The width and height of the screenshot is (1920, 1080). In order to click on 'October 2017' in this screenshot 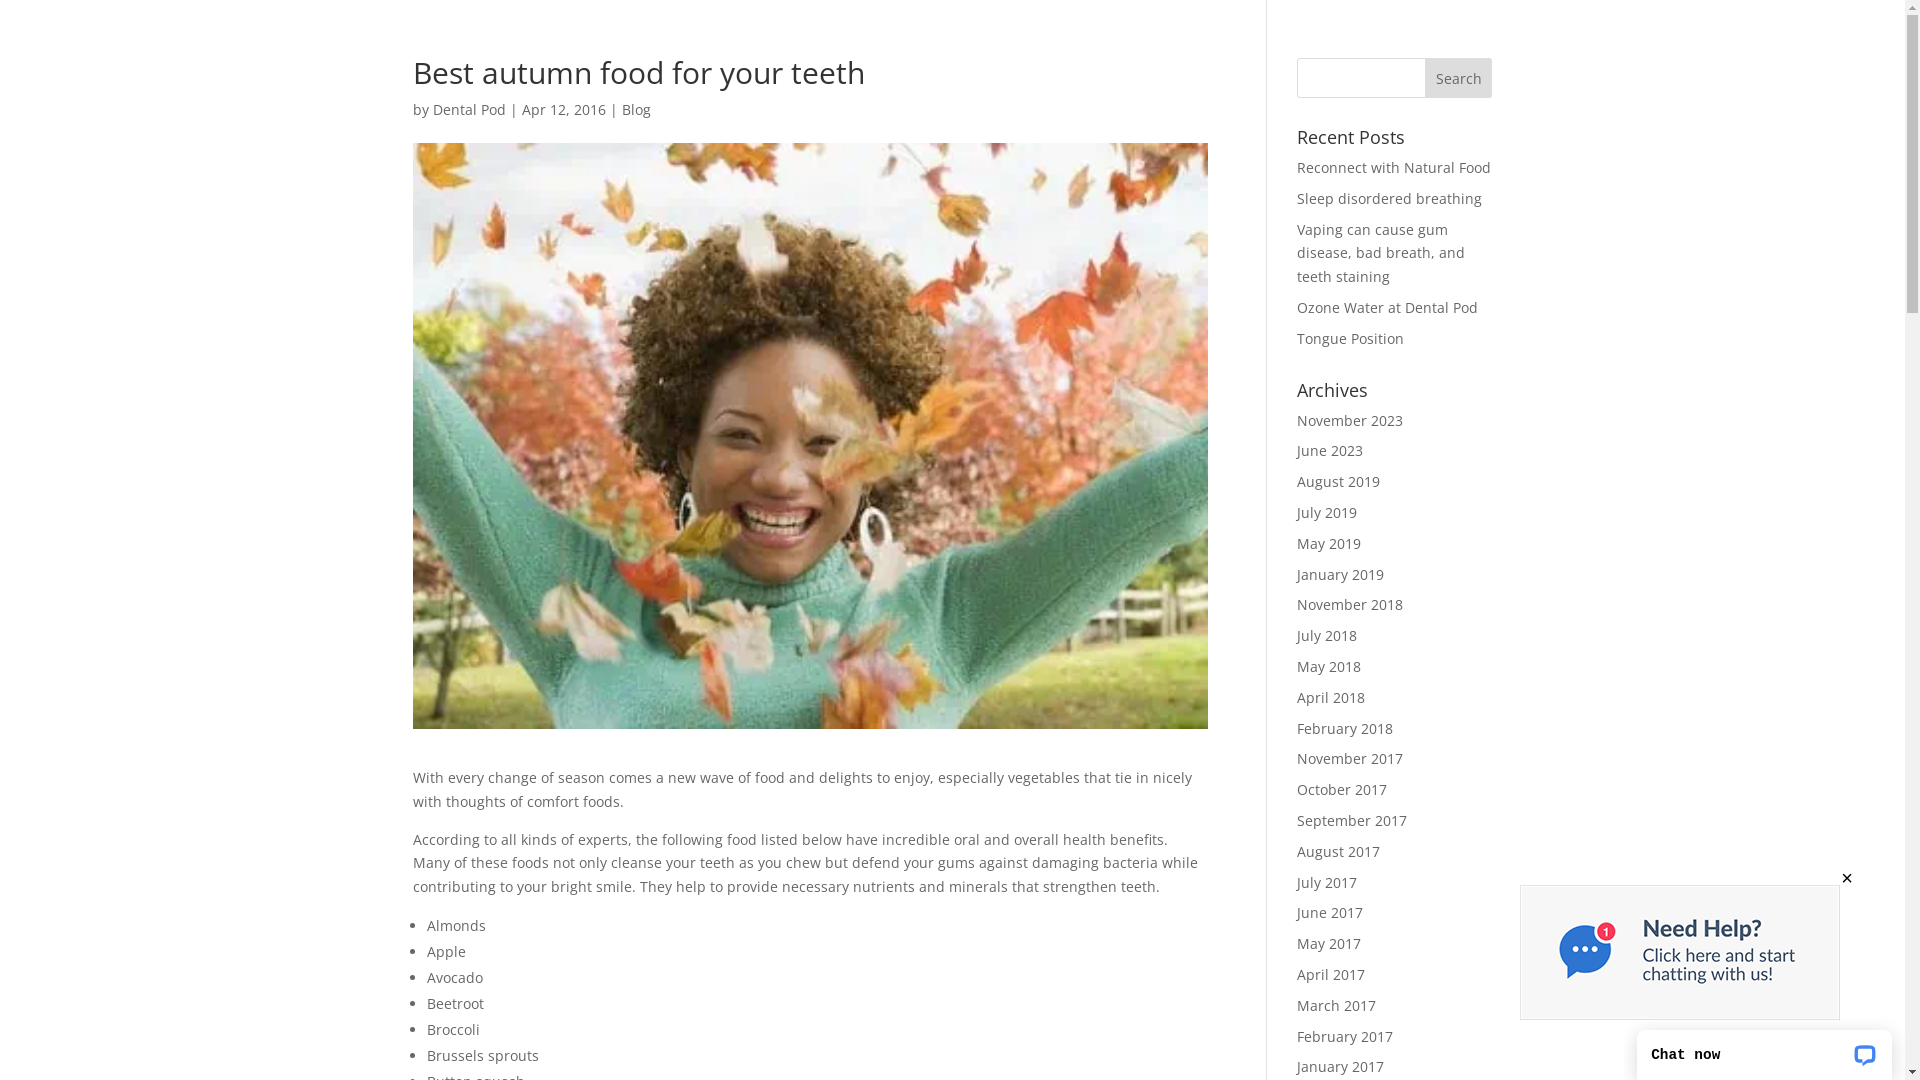, I will do `click(1342, 788)`.